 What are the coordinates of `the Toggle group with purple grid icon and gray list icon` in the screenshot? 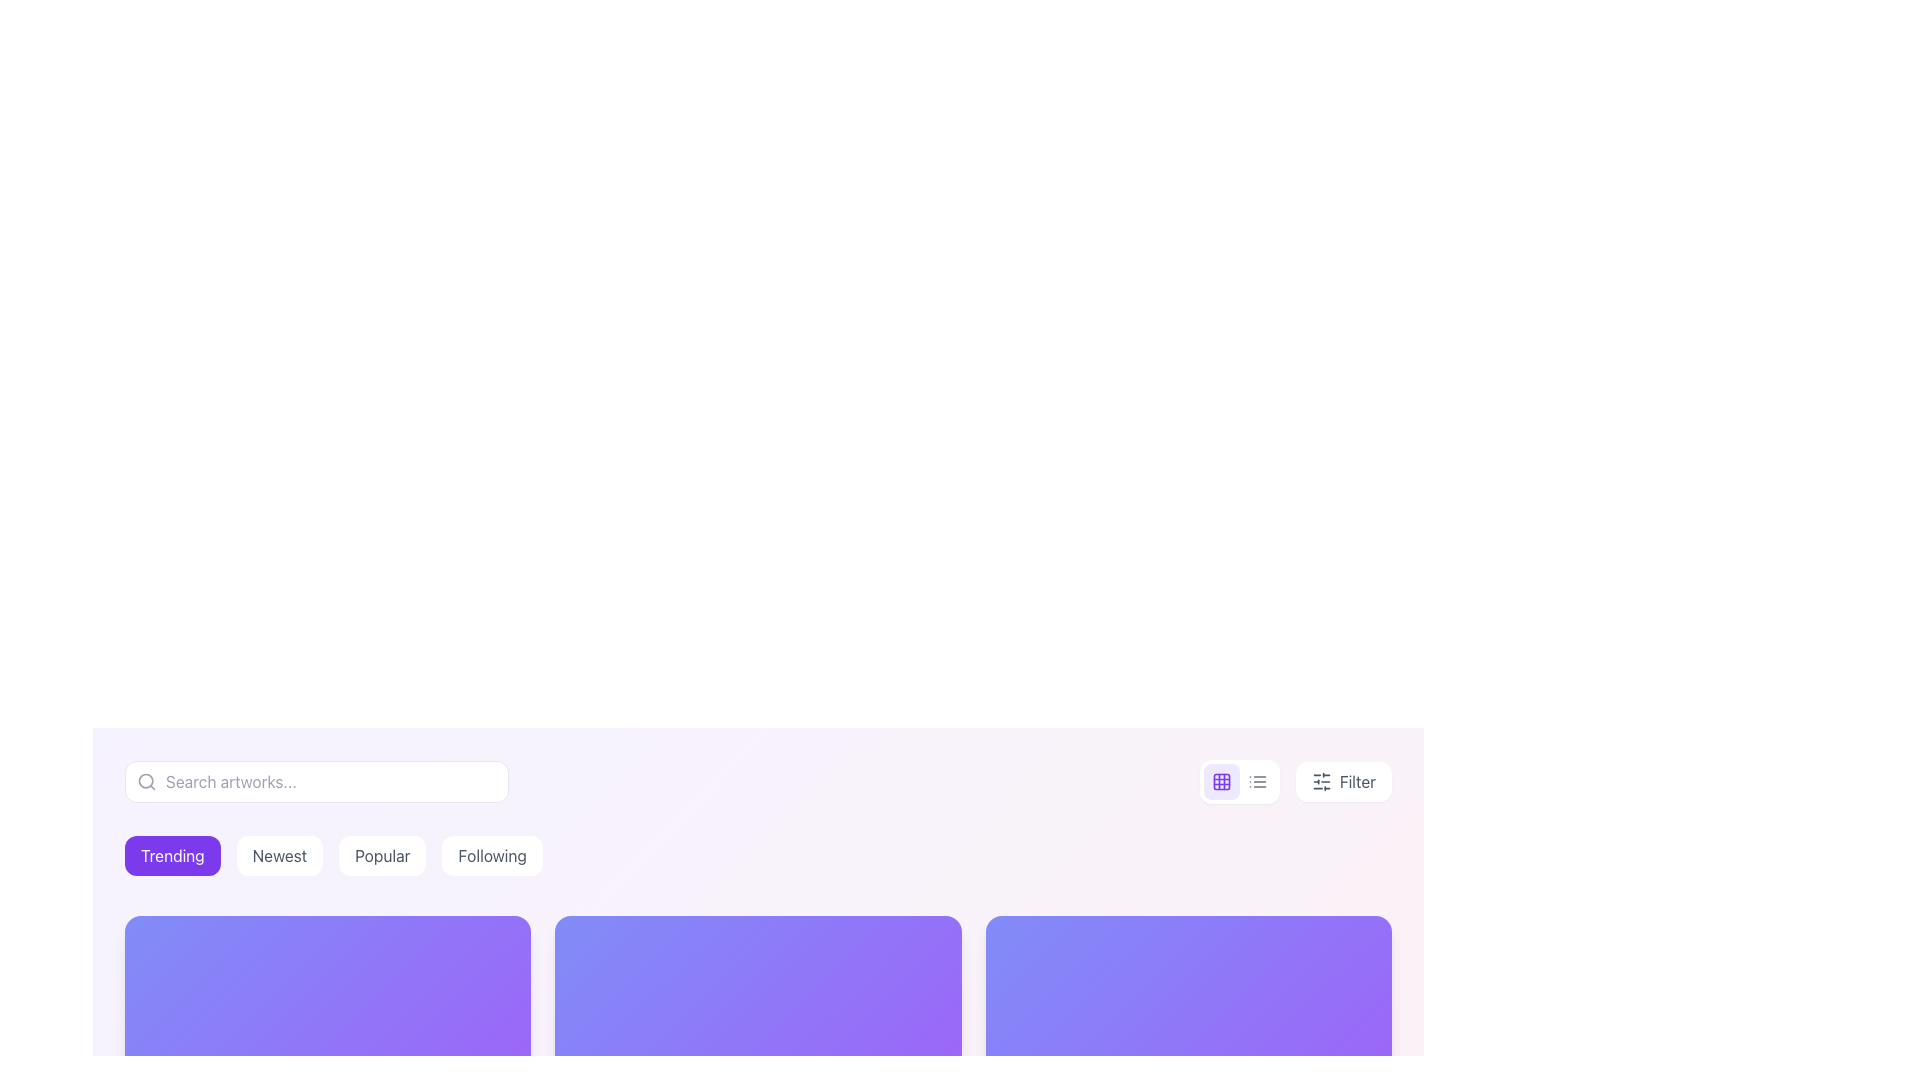 It's located at (1238, 781).